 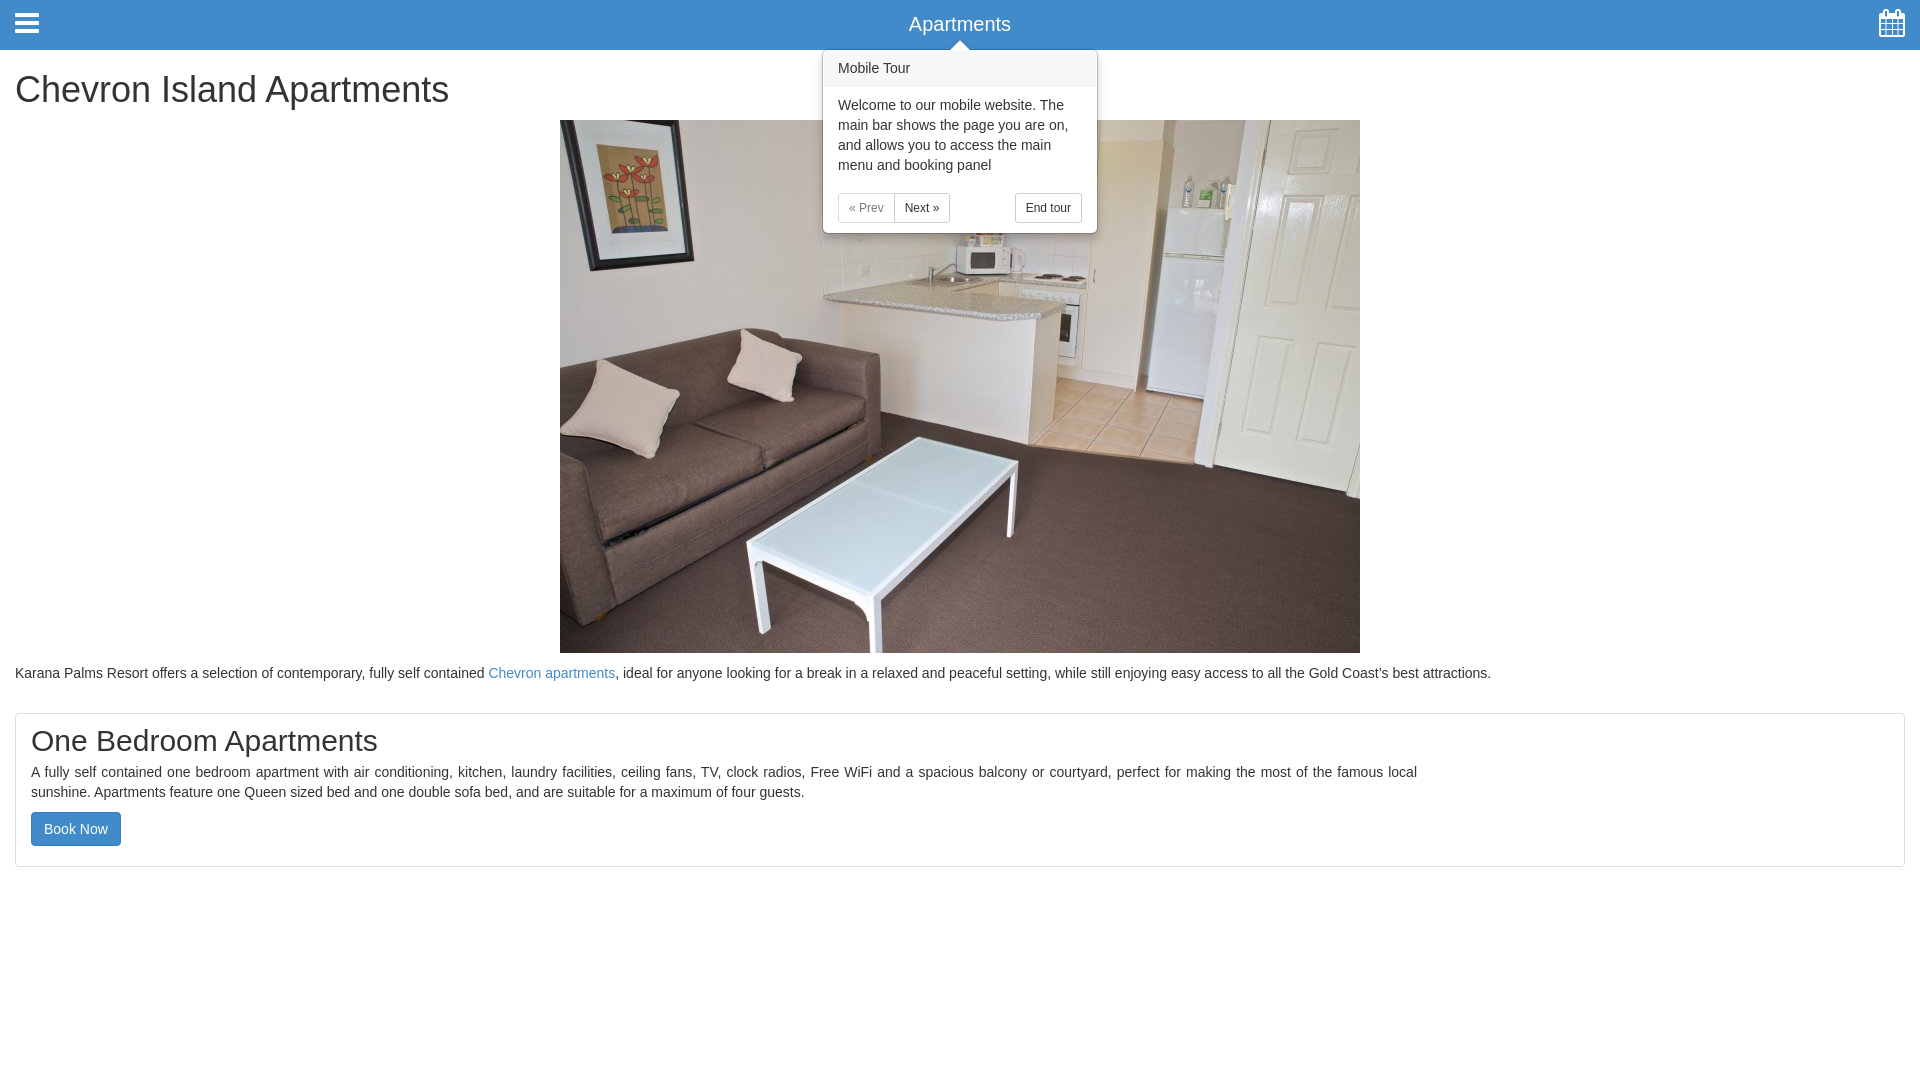 I want to click on 'End tour', so click(x=1047, y=208).